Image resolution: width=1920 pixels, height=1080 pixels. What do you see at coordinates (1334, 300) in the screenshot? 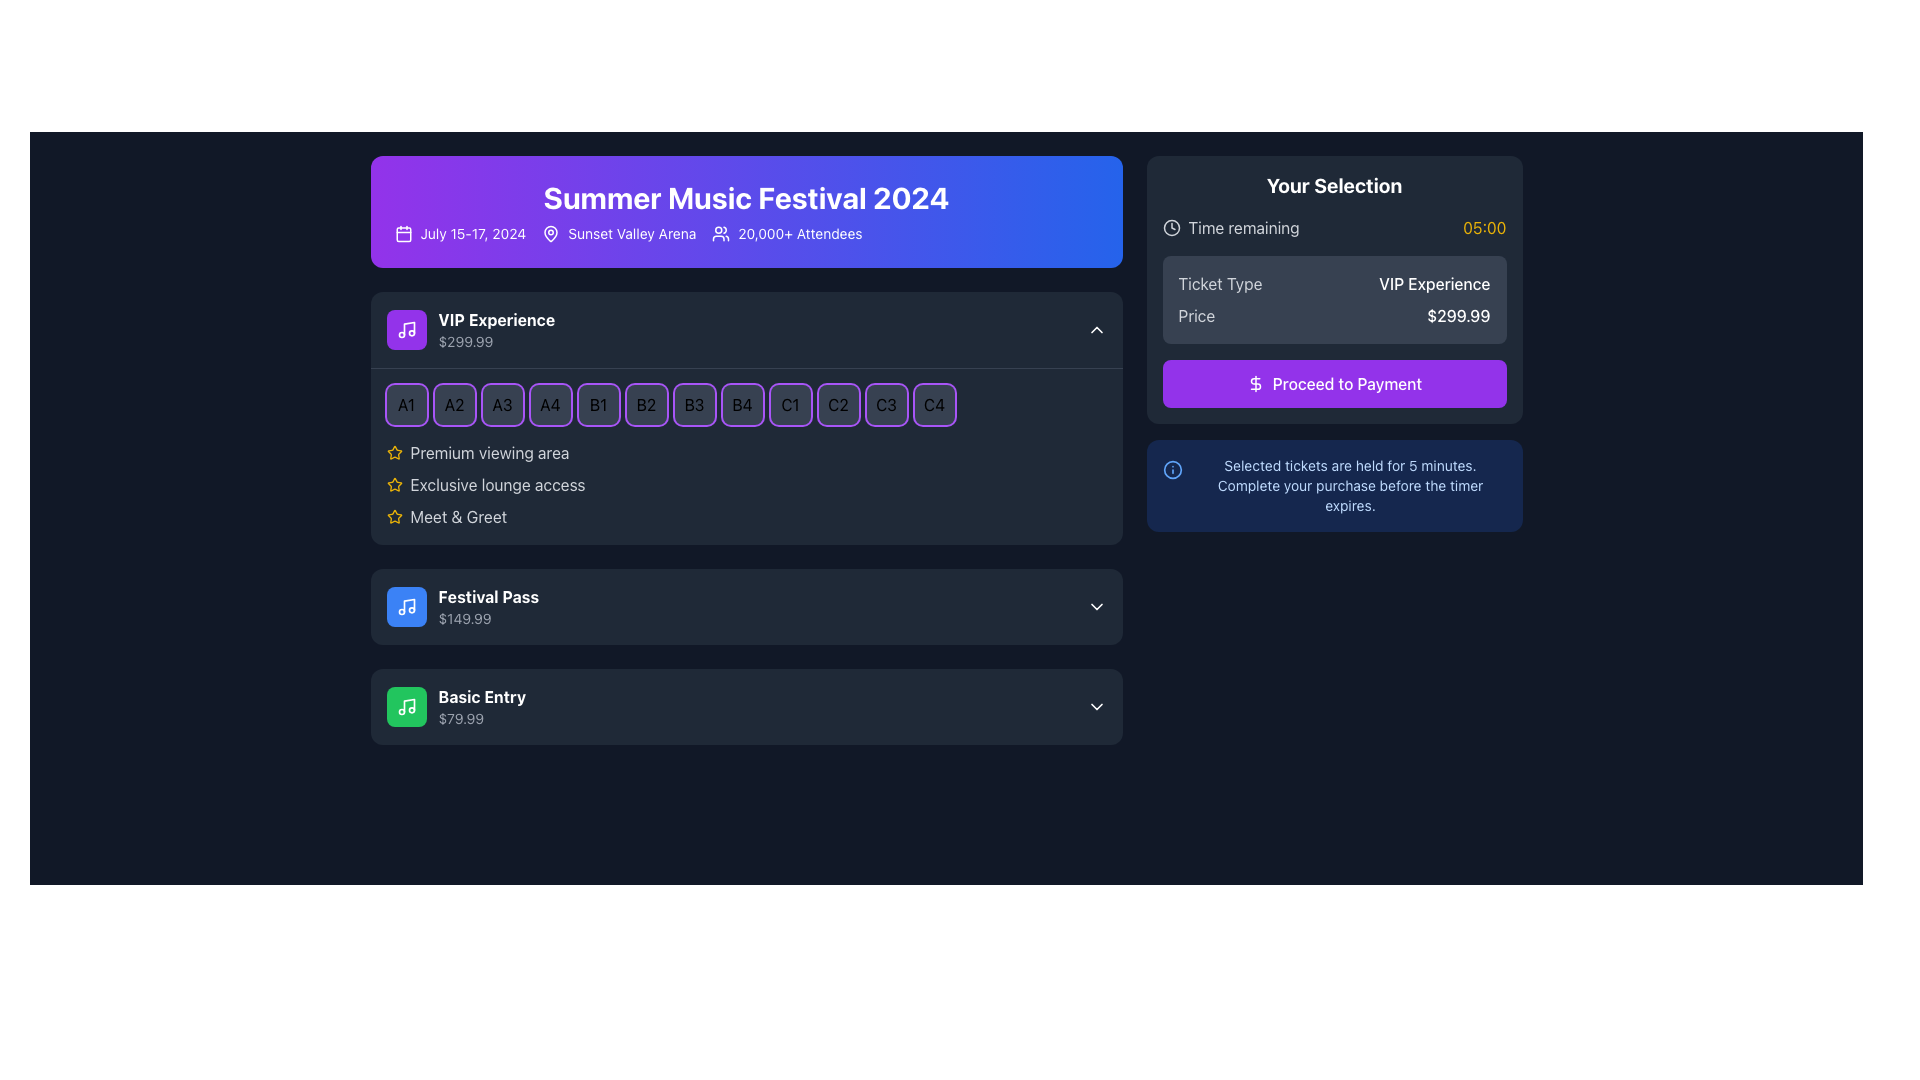
I see `the Information card with a dark gray background that contains the labels 'Ticket Type' and 'Price' on the left and 'VIP Experience' and '$299.99' on the right, located within the 'Your Selection' section` at bounding box center [1334, 300].